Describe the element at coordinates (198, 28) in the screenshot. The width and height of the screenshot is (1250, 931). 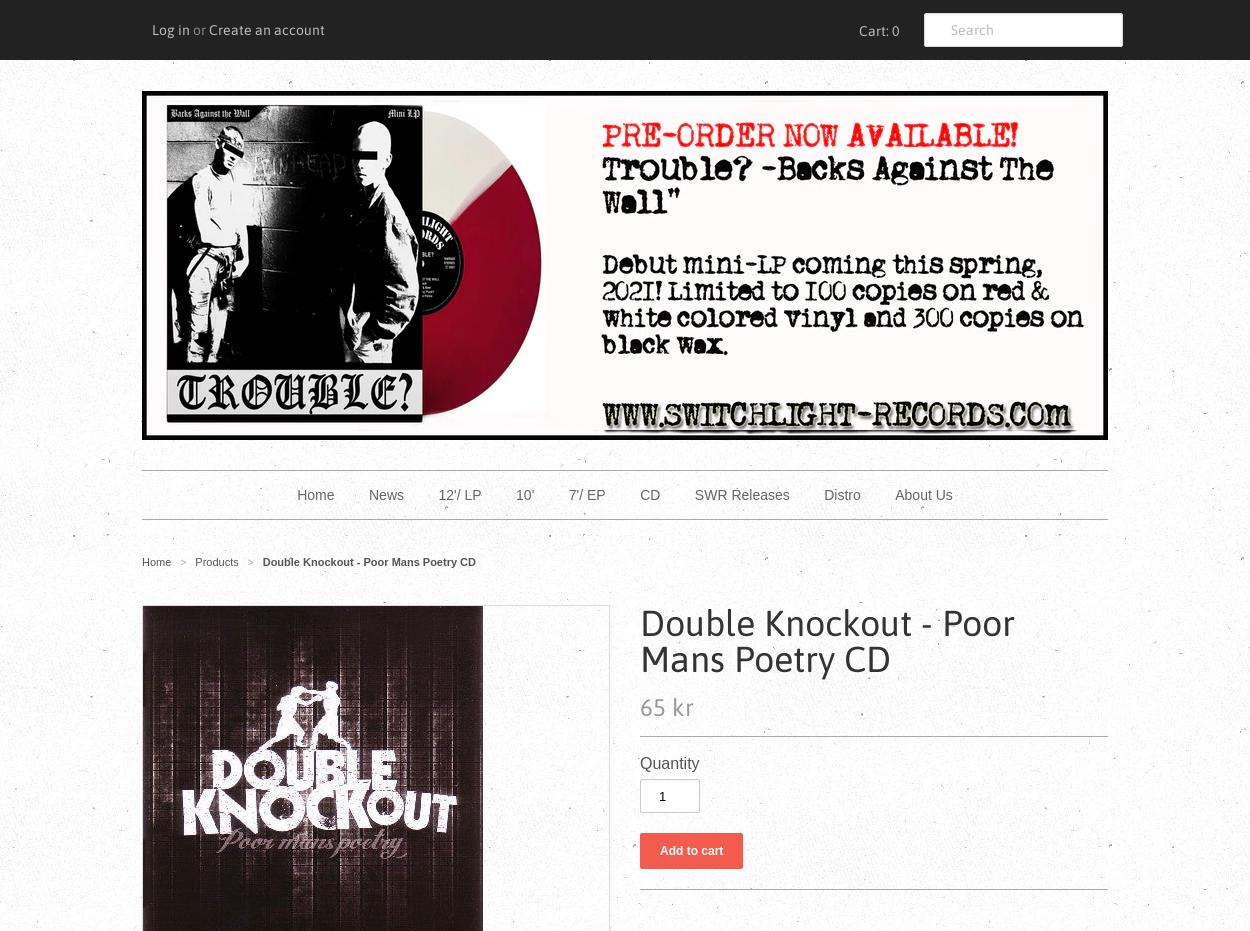
I see `'or'` at that location.